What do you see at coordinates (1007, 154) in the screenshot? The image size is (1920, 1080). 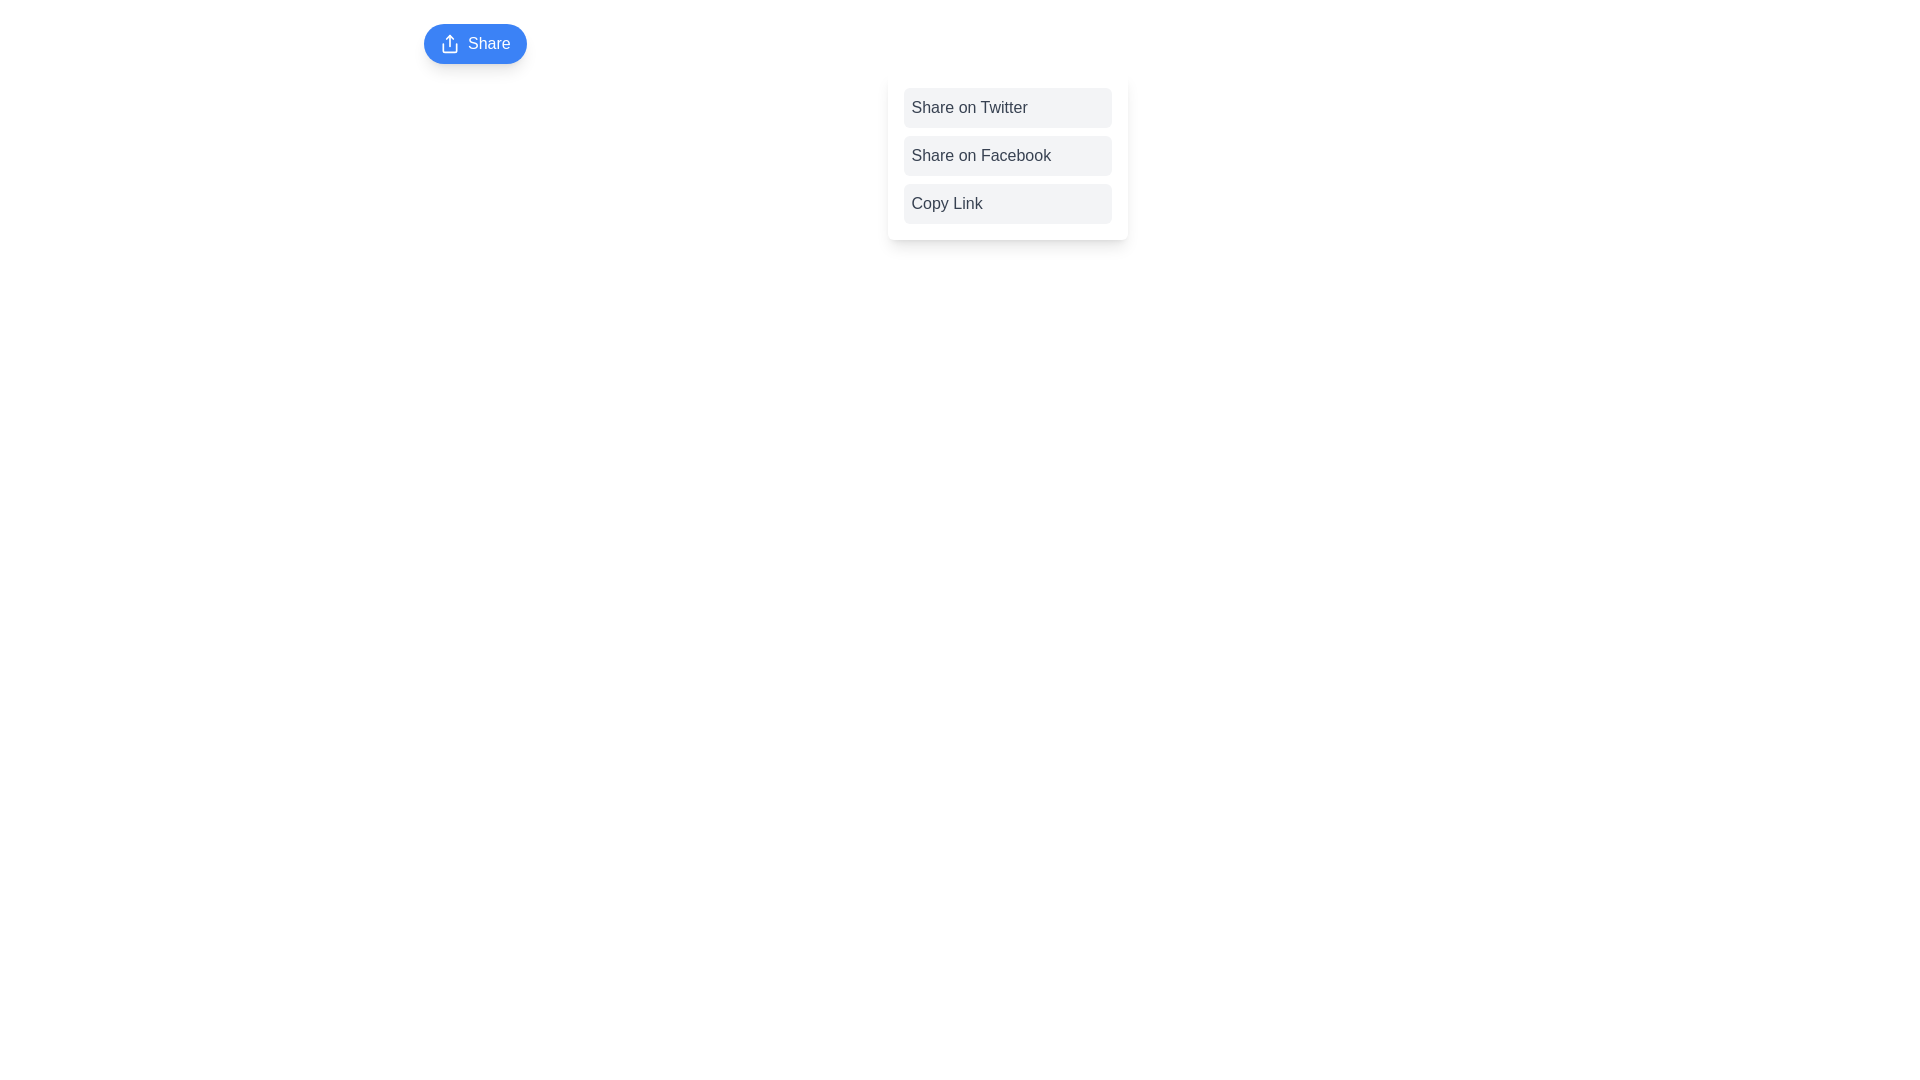 I see `the dropdown menu` at bounding box center [1007, 154].